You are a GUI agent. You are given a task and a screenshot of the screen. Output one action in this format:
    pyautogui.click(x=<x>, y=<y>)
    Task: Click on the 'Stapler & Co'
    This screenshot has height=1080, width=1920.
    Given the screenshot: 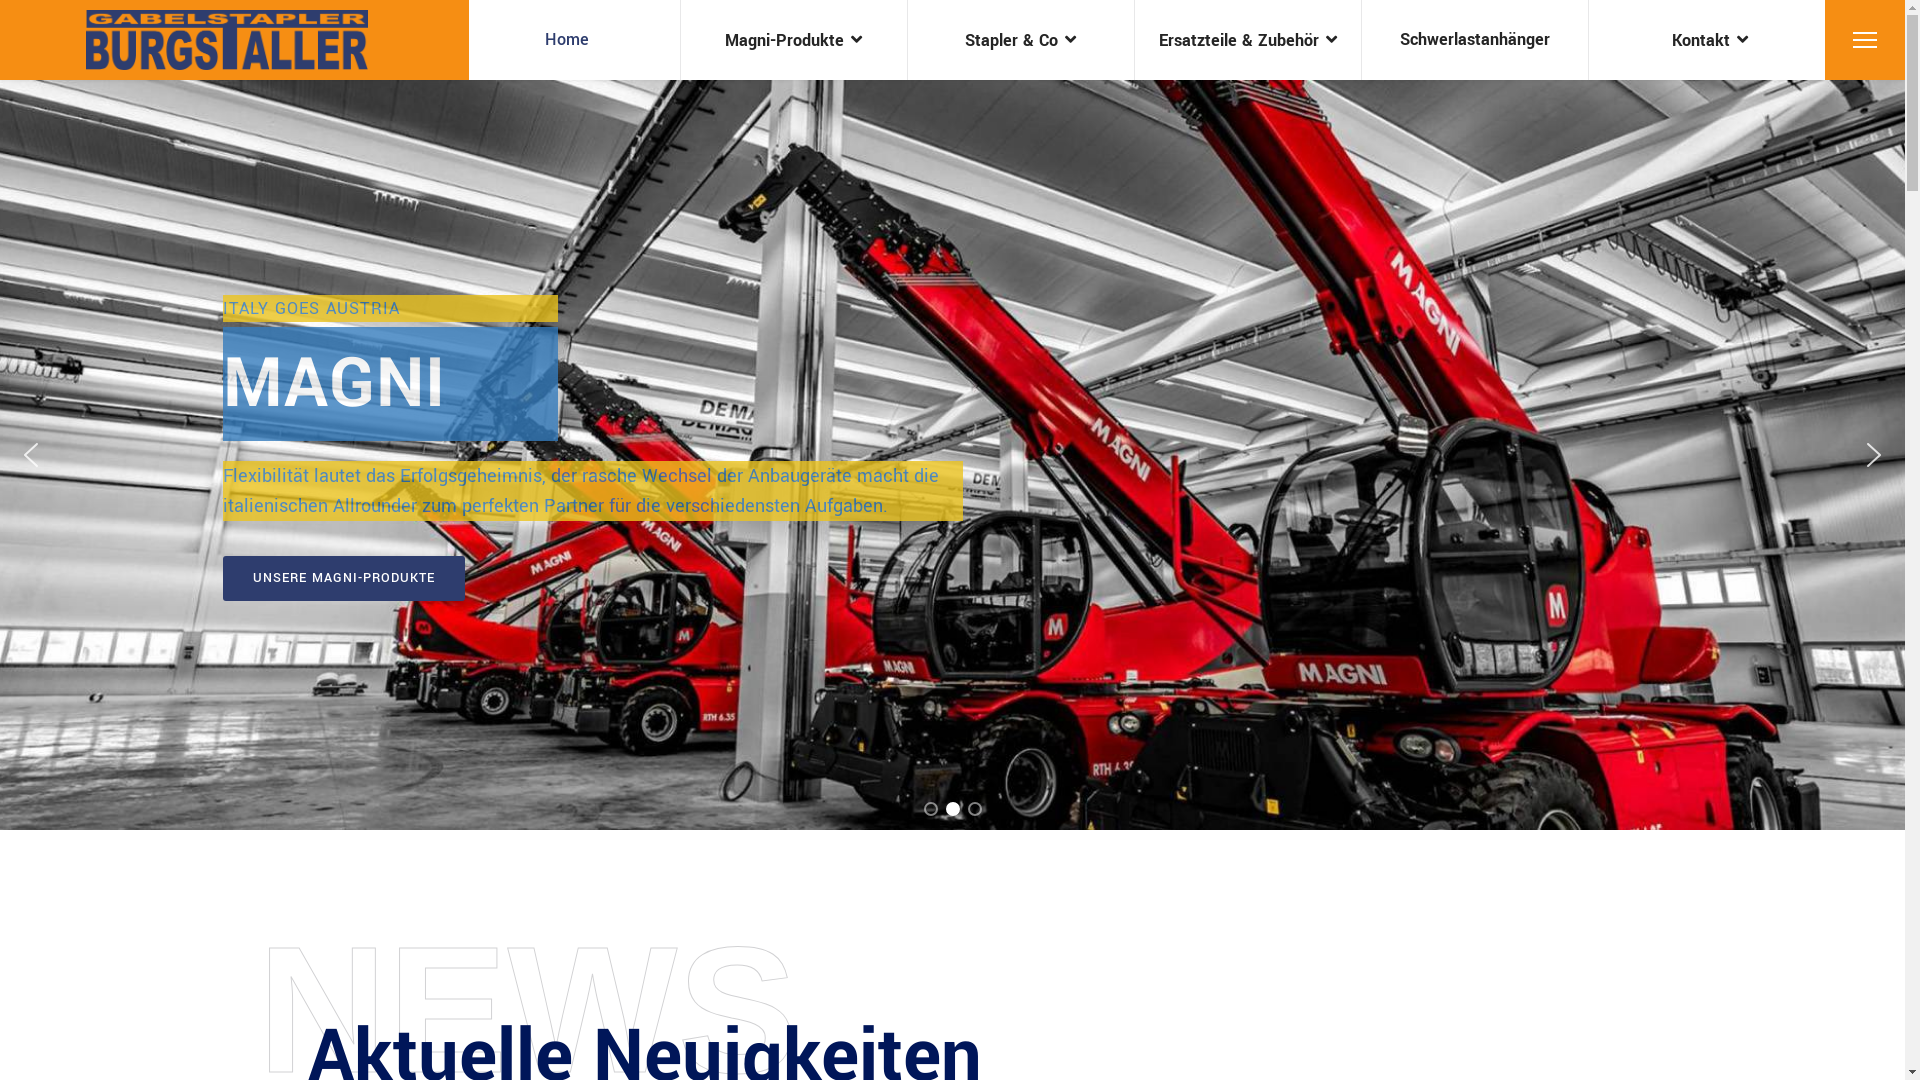 What is the action you would take?
    pyautogui.click(x=1021, y=39)
    